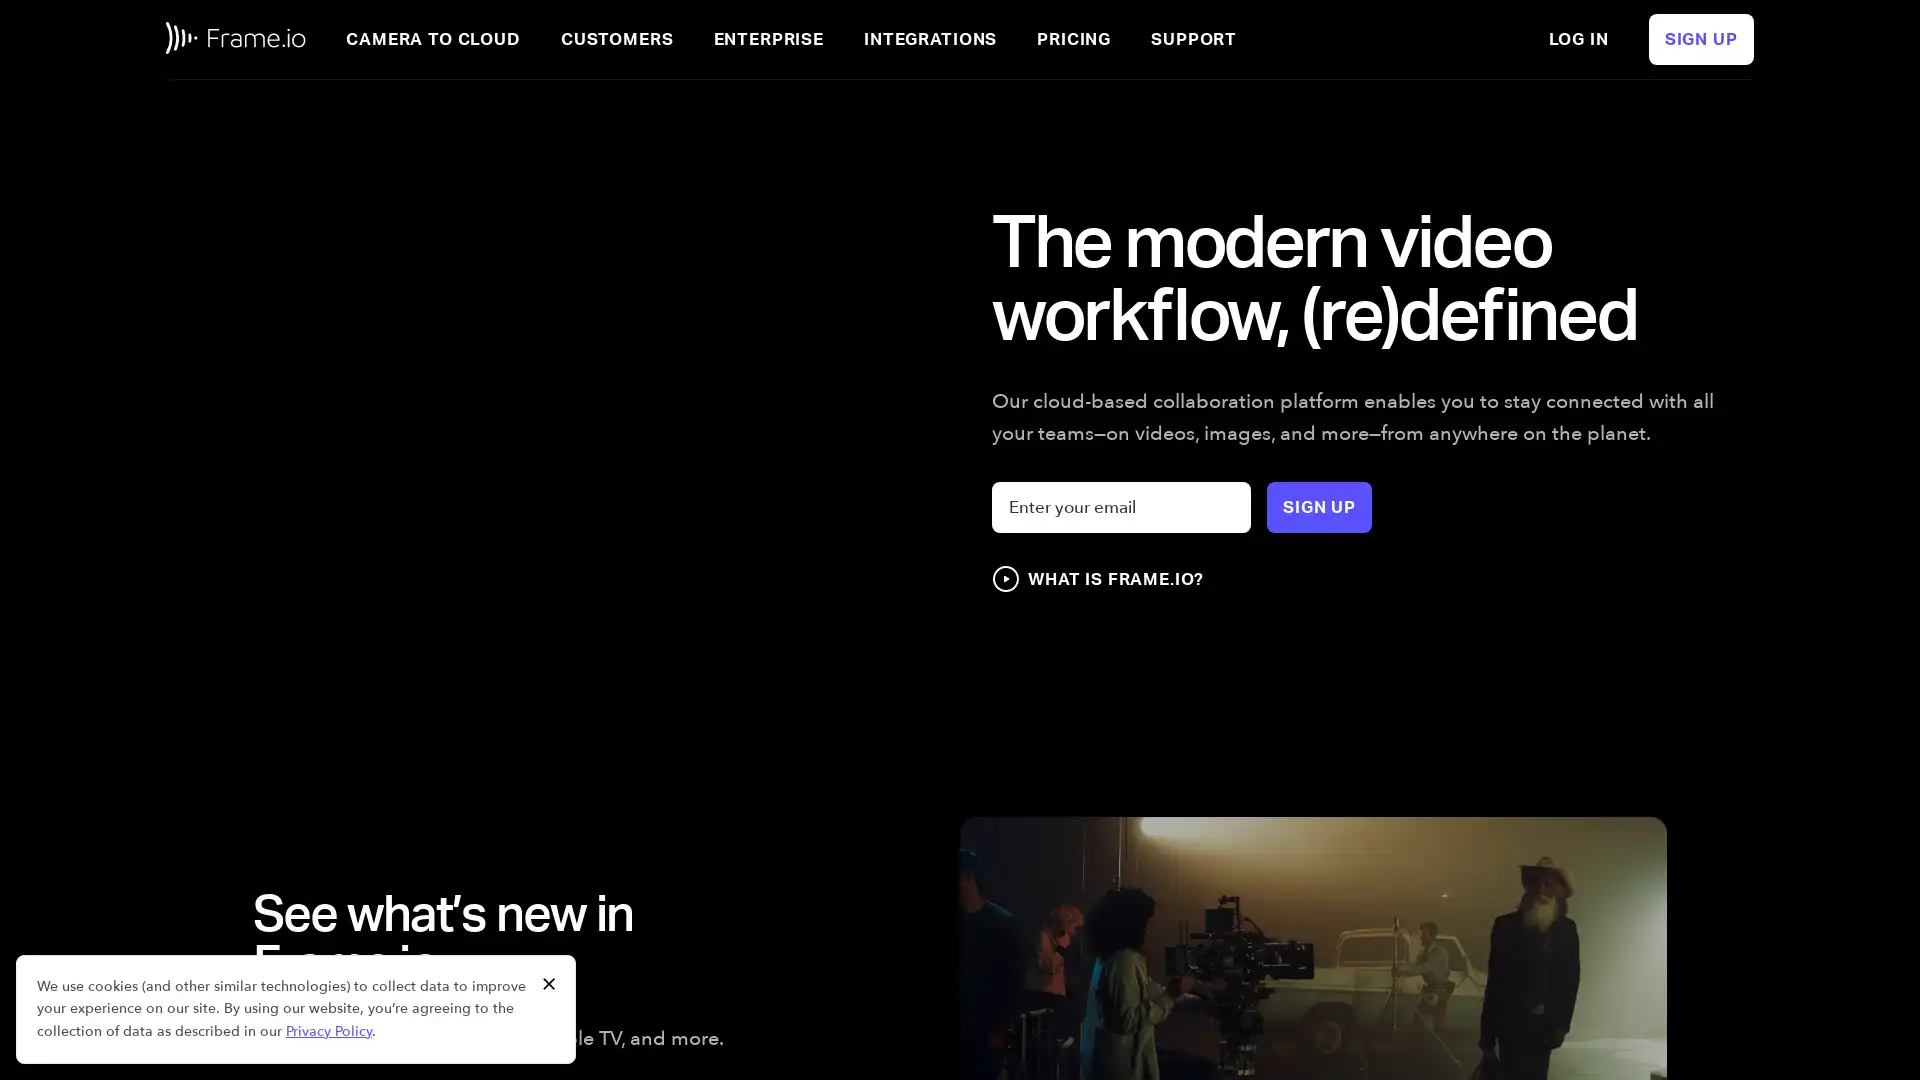  Describe the element at coordinates (1096, 578) in the screenshot. I see `WHAT IS FRAME.IO?` at that location.